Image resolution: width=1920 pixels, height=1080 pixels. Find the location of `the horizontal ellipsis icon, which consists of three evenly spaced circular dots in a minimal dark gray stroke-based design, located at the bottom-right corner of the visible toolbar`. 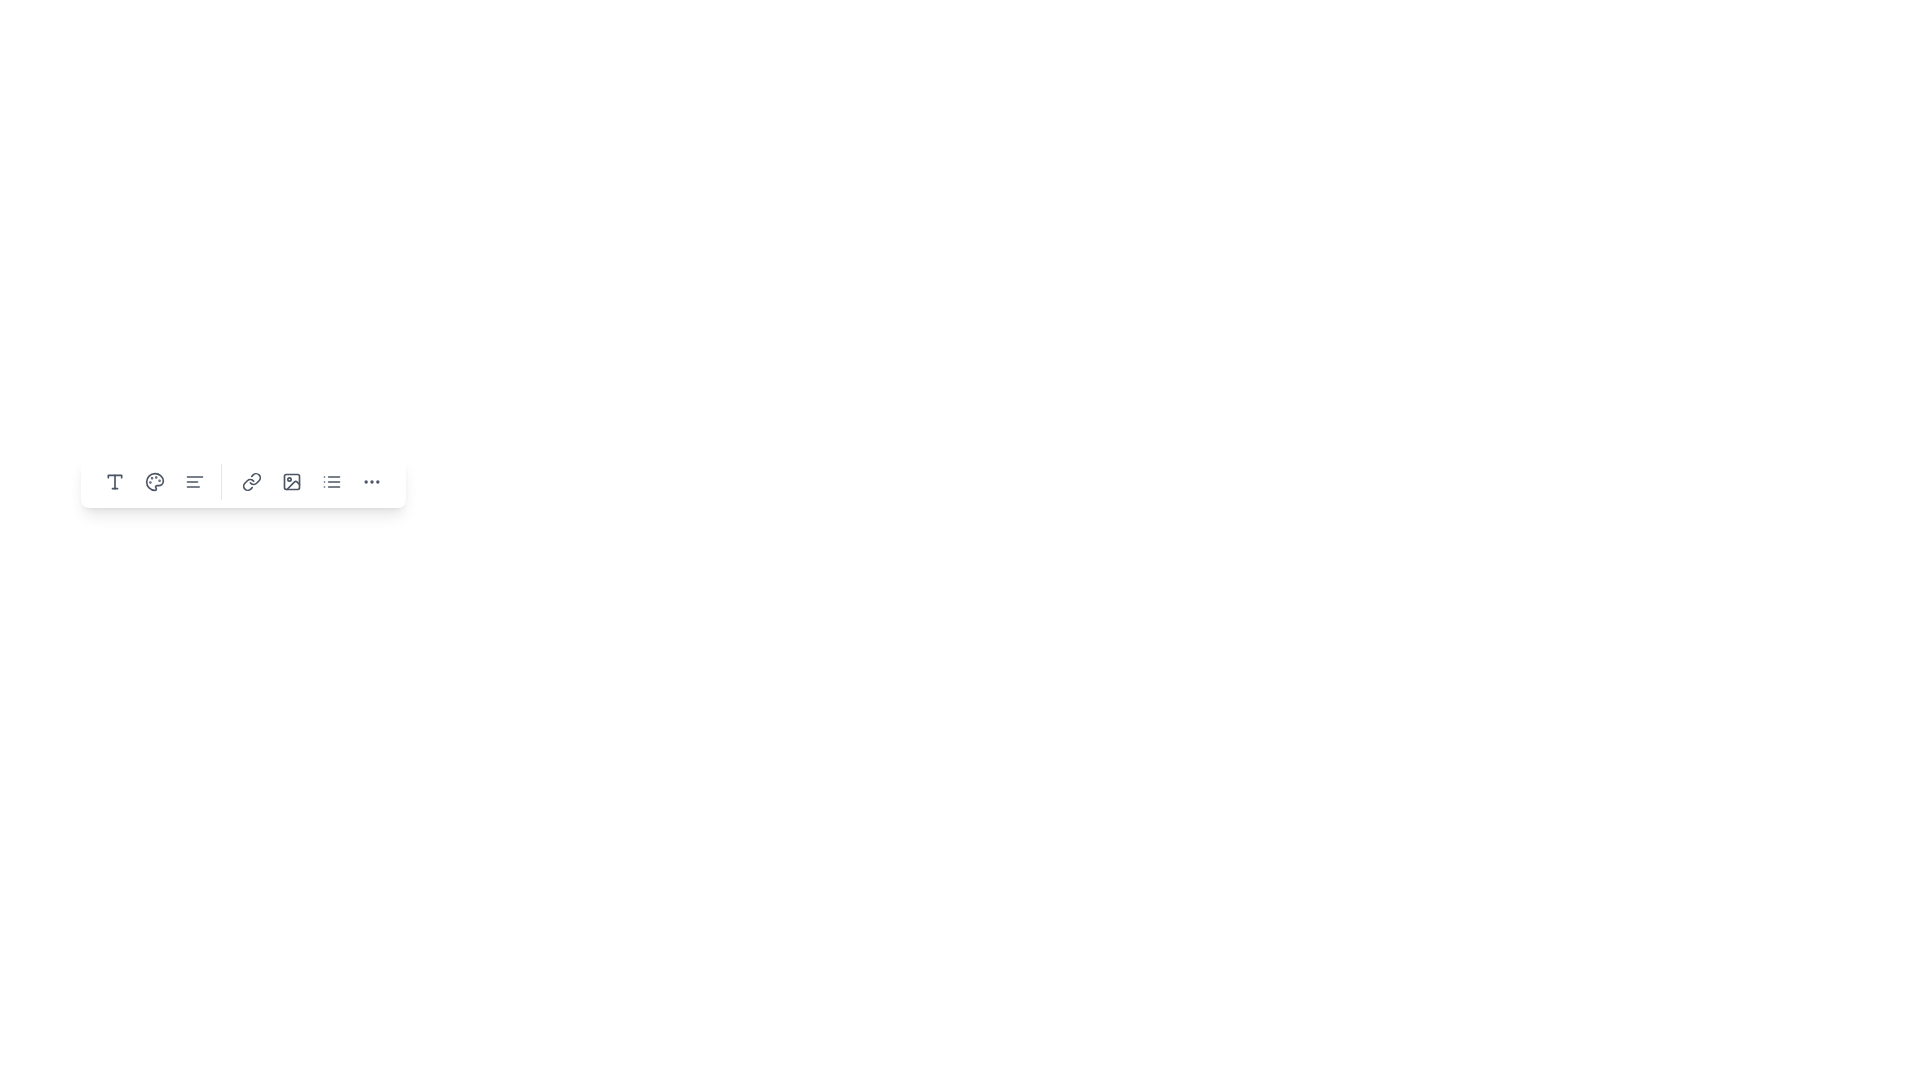

the horizontal ellipsis icon, which consists of three evenly spaced circular dots in a minimal dark gray stroke-based design, located at the bottom-right corner of the visible toolbar is located at coordinates (372, 482).